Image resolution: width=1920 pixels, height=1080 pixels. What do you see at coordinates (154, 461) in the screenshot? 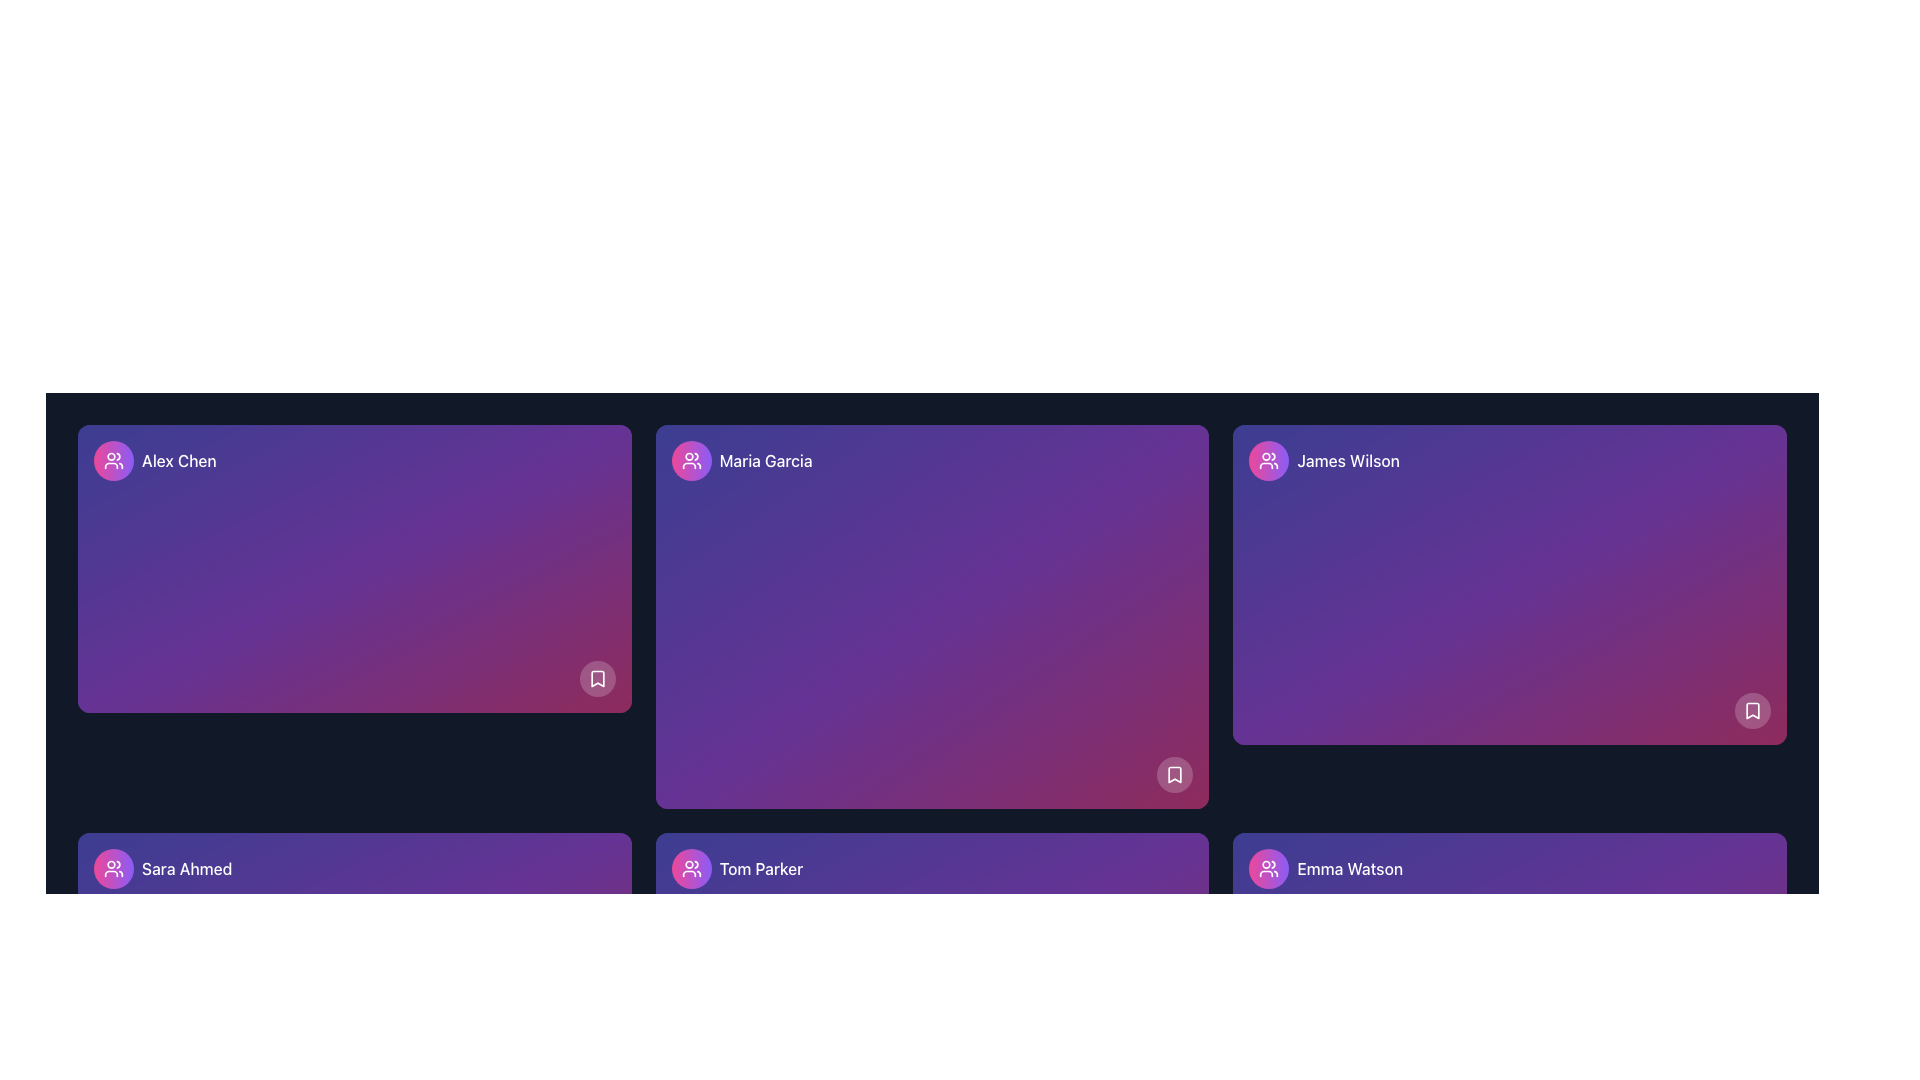
I see `the user name label located in the top-left corner of a card with a gradient background` at bounding box center [154, 461].